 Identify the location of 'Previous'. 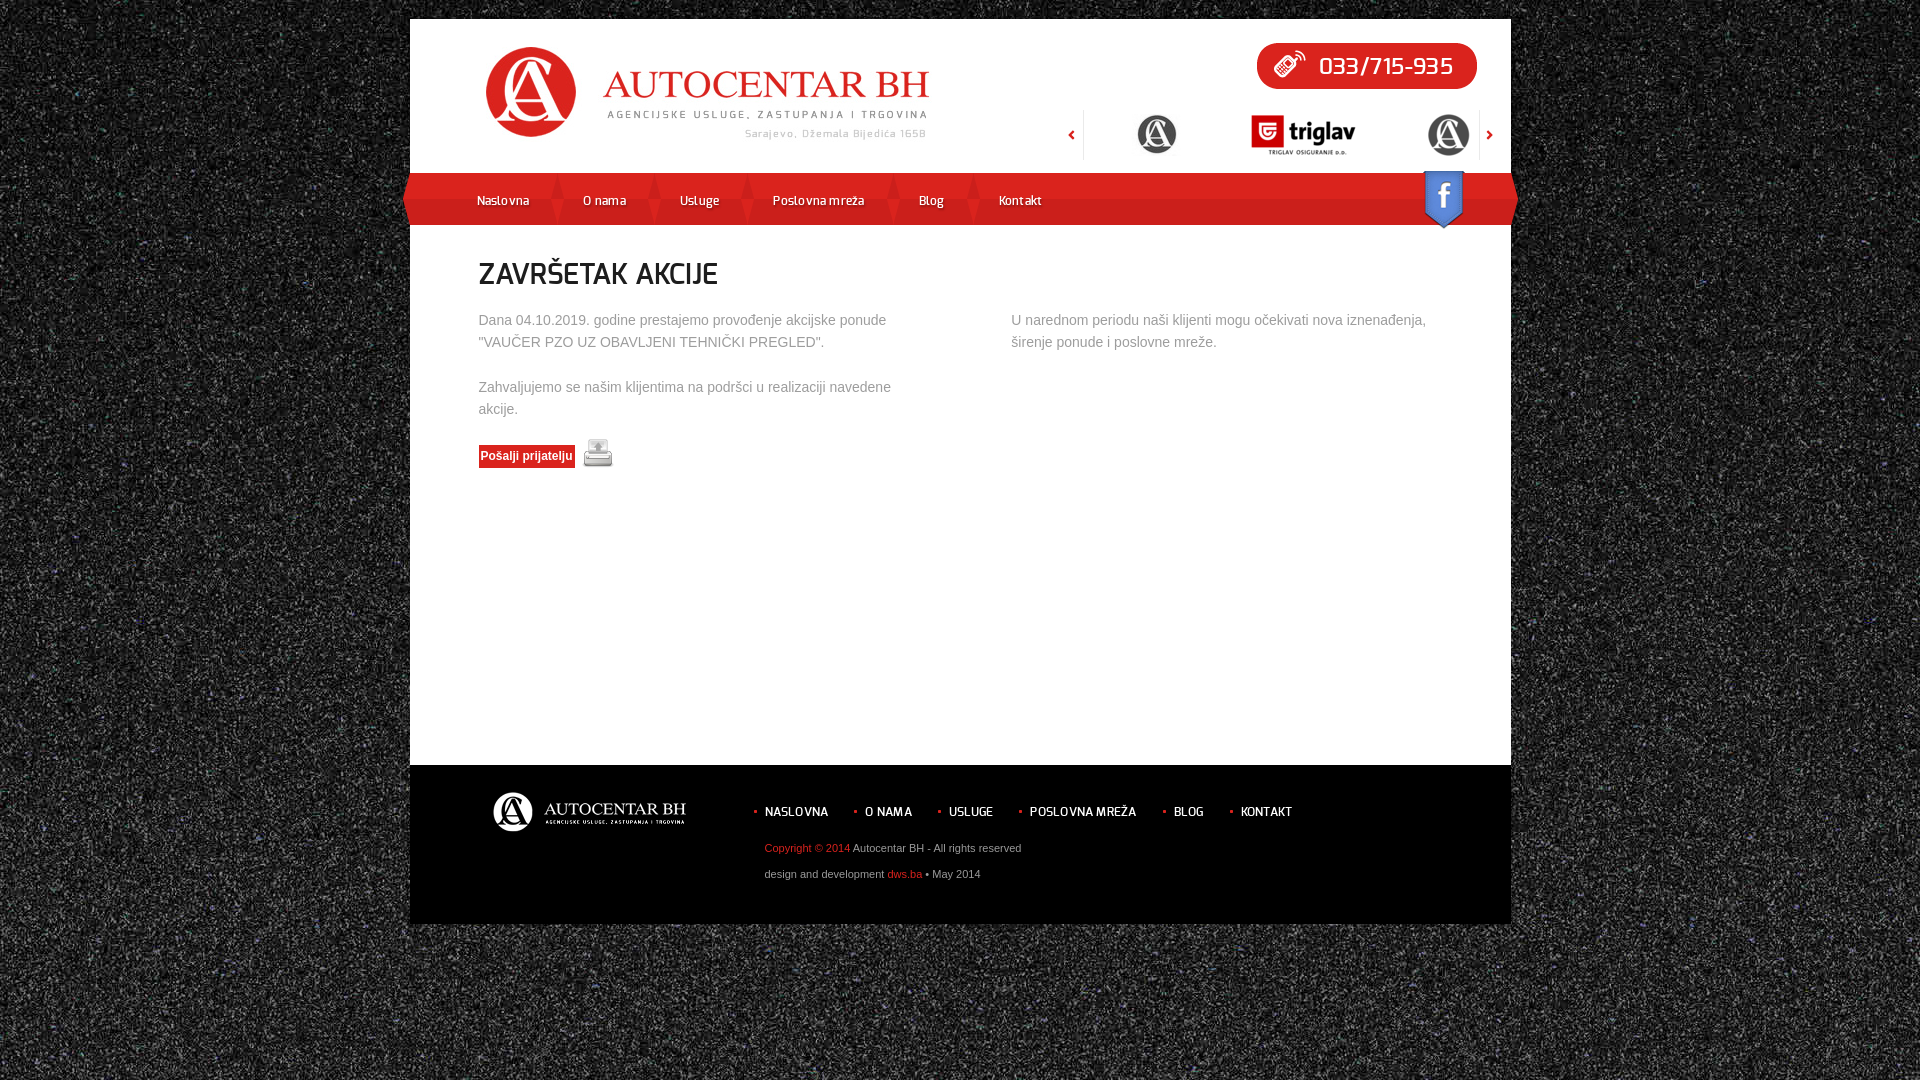
(1070, 153).